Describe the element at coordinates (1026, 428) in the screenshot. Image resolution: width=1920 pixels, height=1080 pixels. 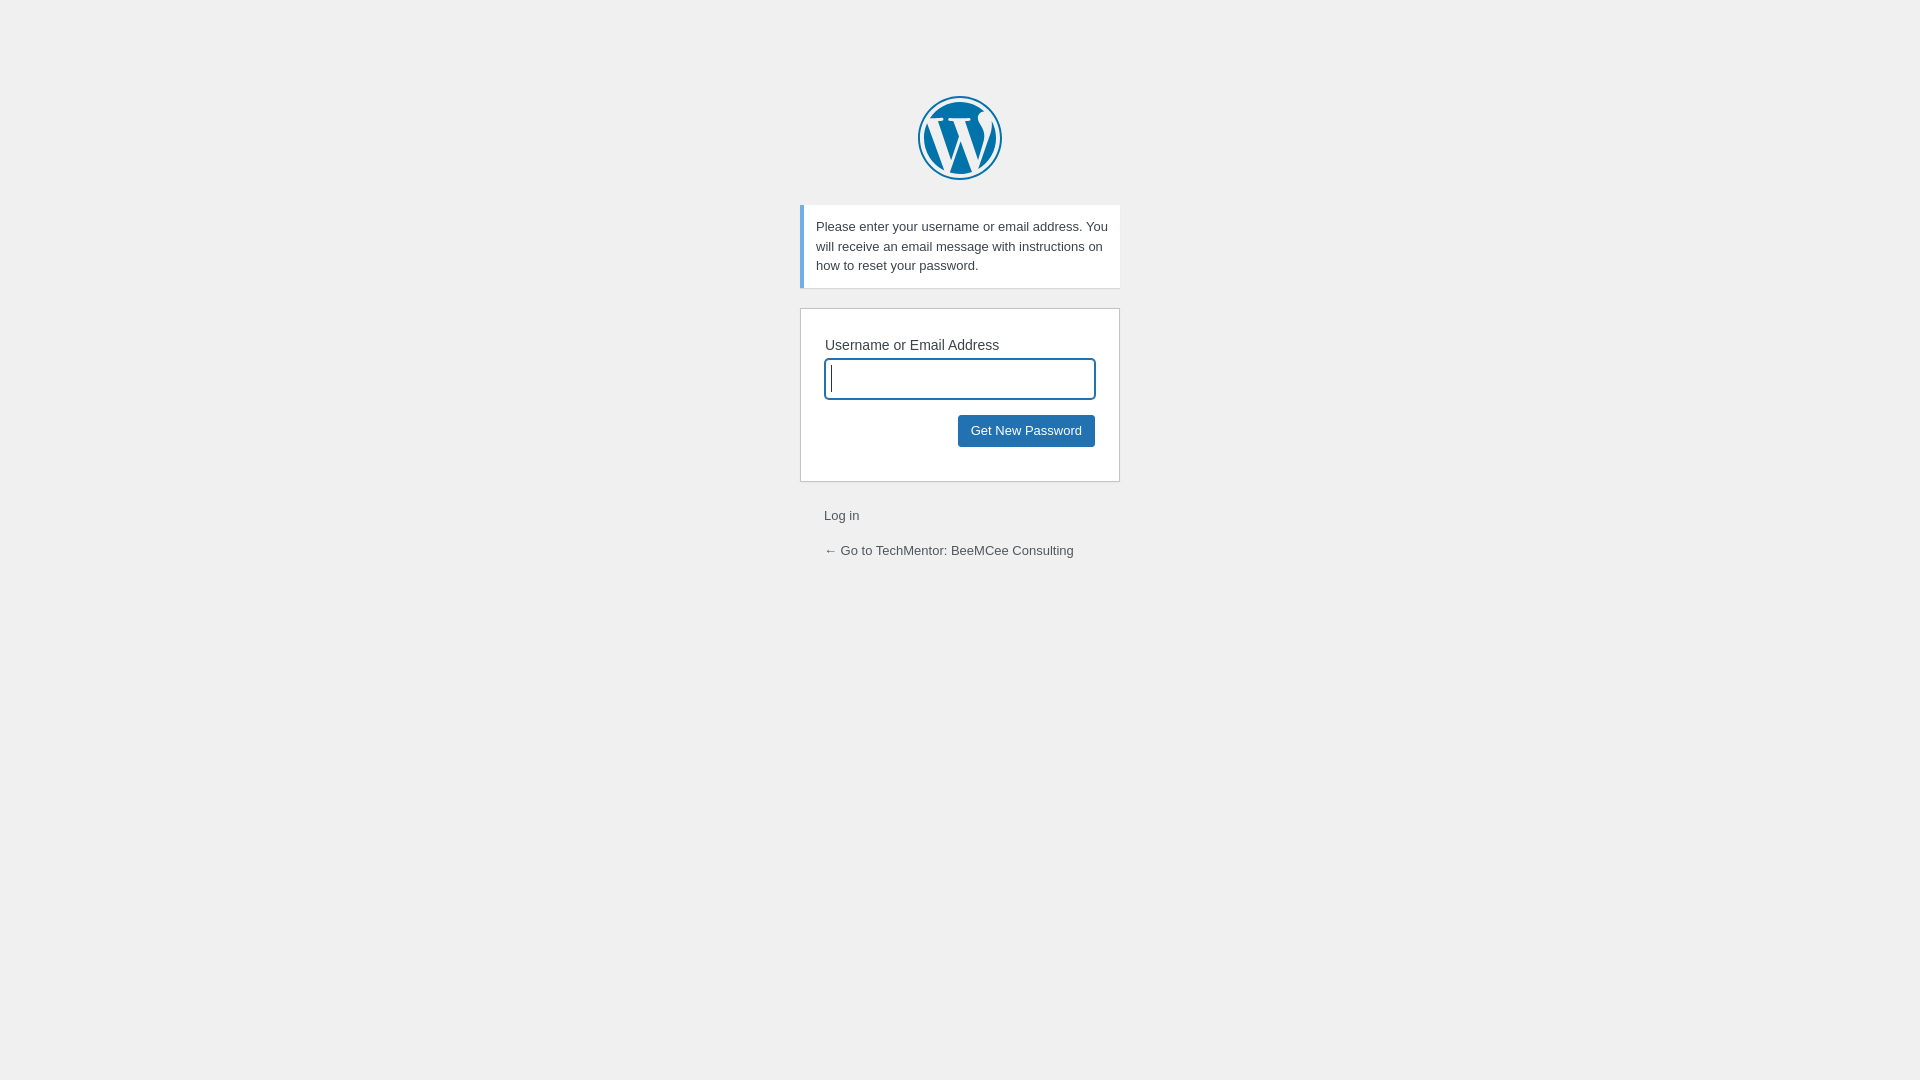
I see `'Get New Password'` at that location.